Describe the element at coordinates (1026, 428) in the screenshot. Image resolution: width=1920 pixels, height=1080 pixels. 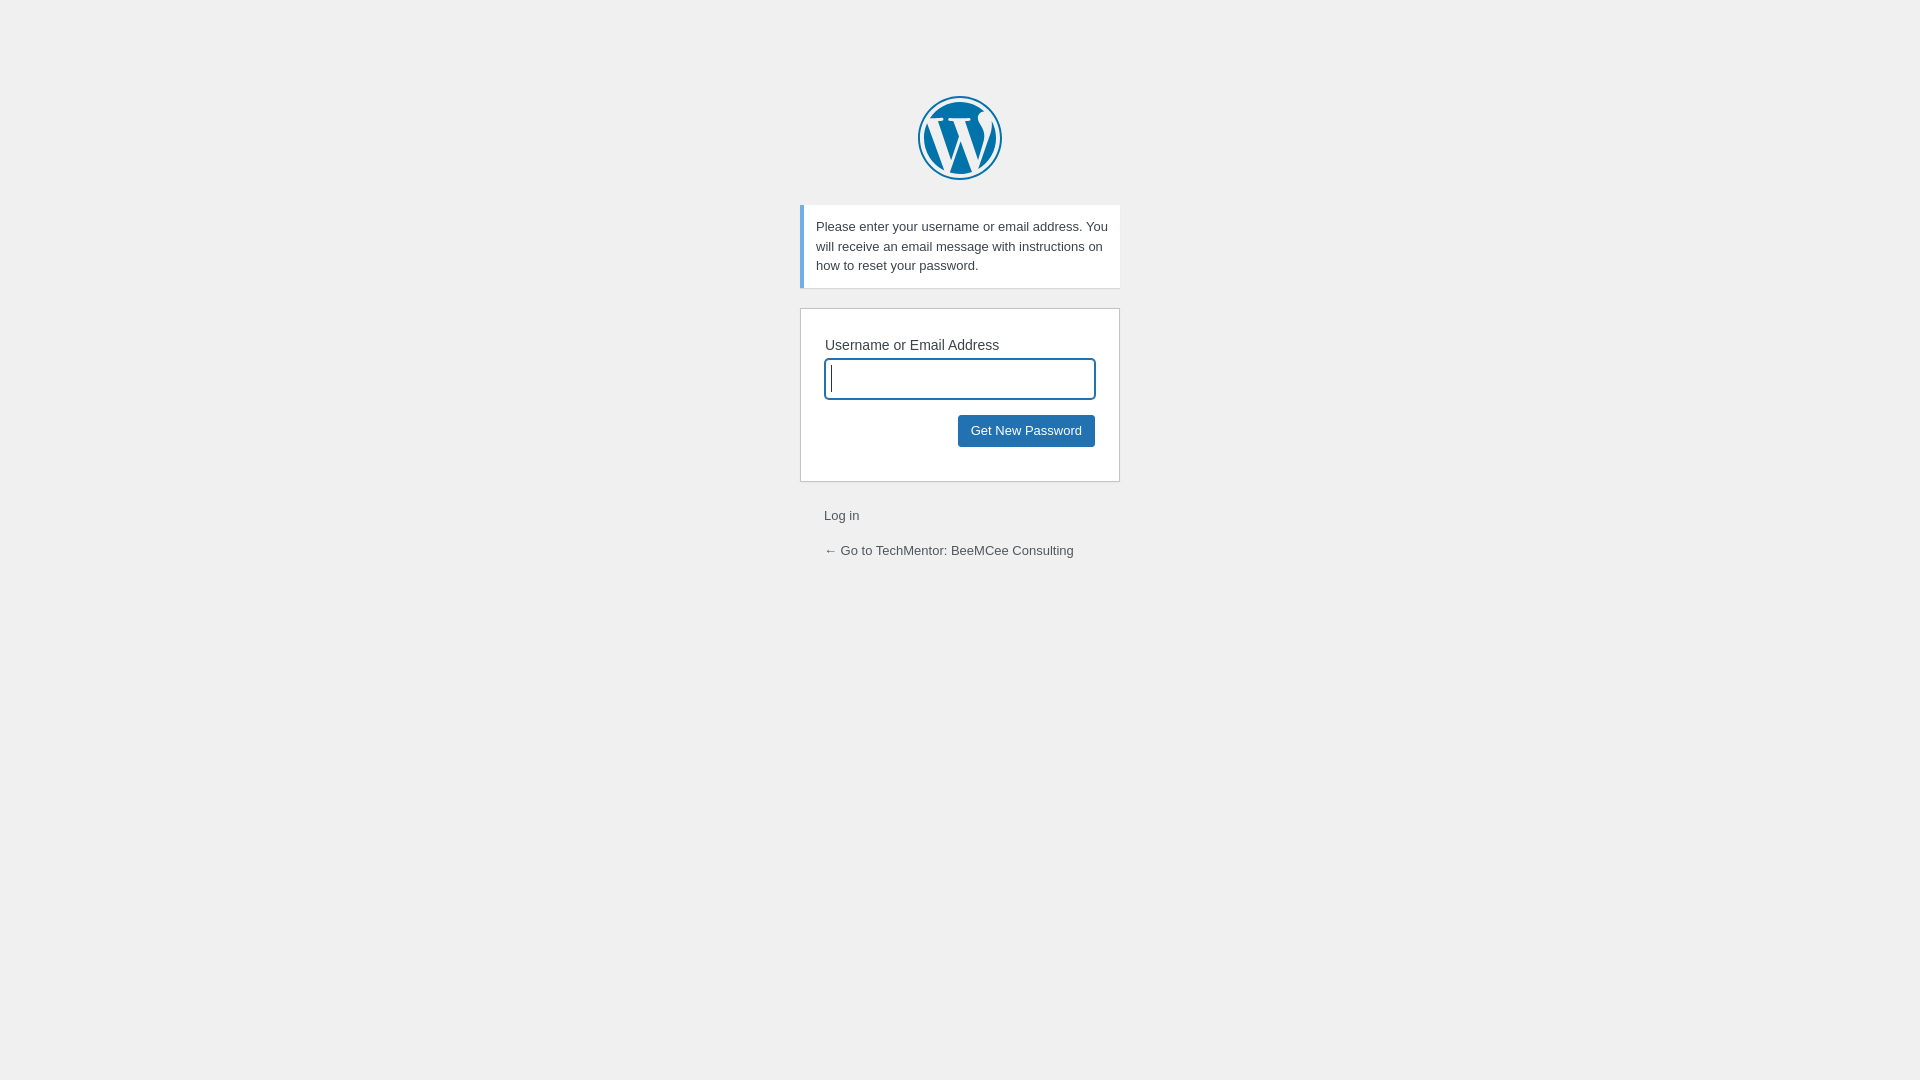
I see `'Get New Password'` at that location.